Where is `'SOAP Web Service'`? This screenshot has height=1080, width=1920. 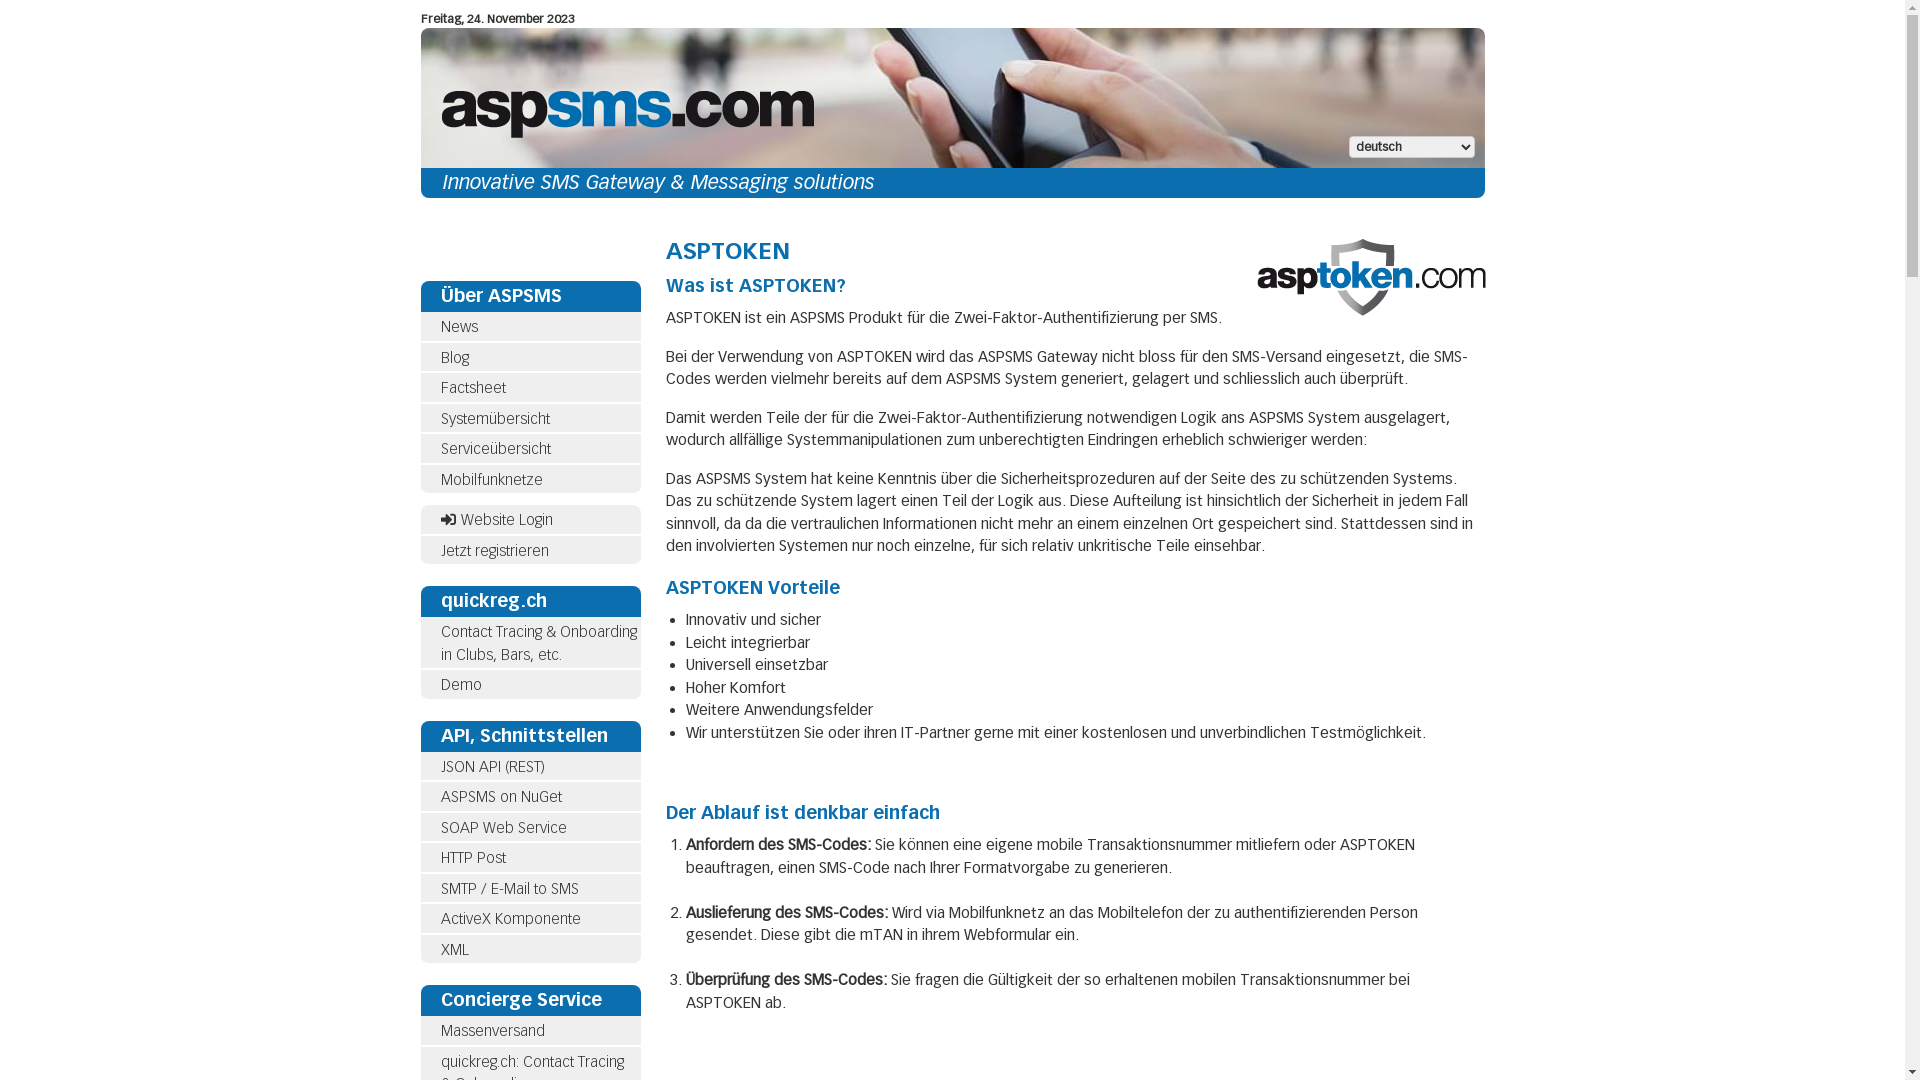 'SOAP Web Service' is located at coordinates (503, 826).